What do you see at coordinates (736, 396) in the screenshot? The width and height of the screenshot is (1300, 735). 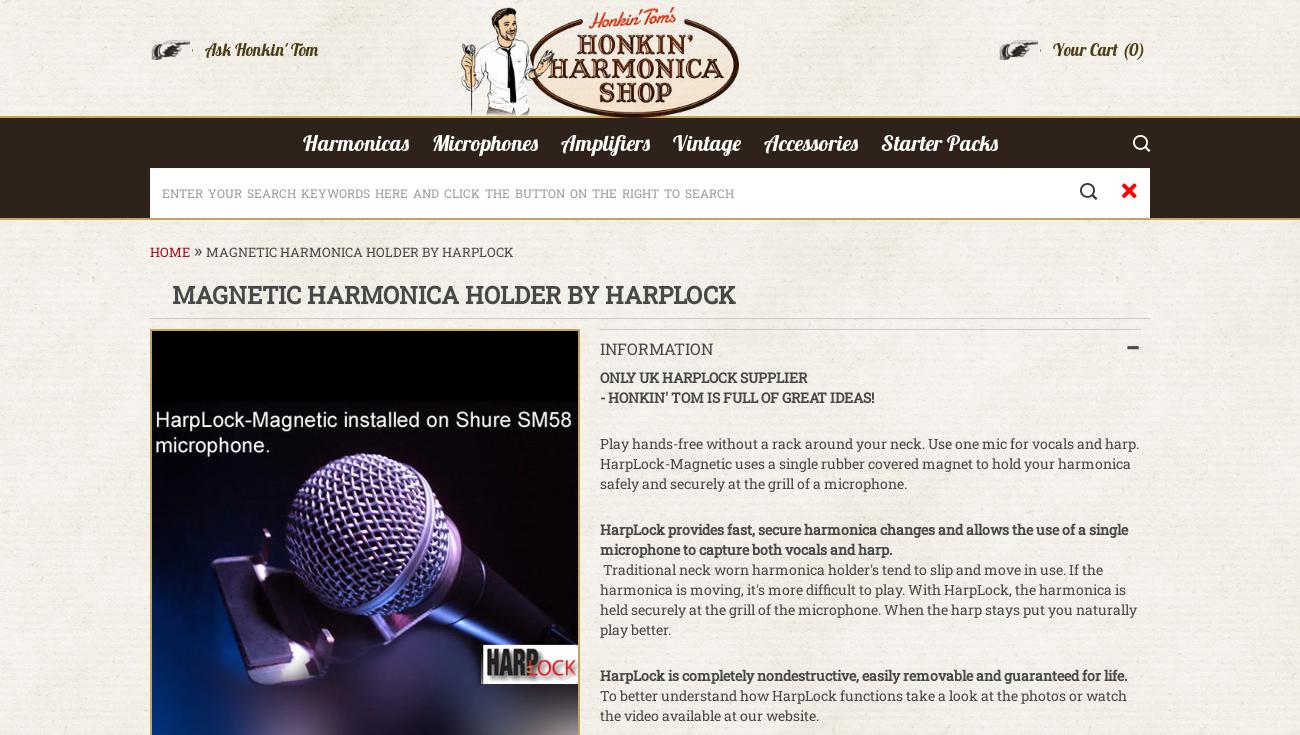 I see `'- HONKIN' TOM IS FULL OF GREAT IDEAS!'` at bounding box center [736, 396].